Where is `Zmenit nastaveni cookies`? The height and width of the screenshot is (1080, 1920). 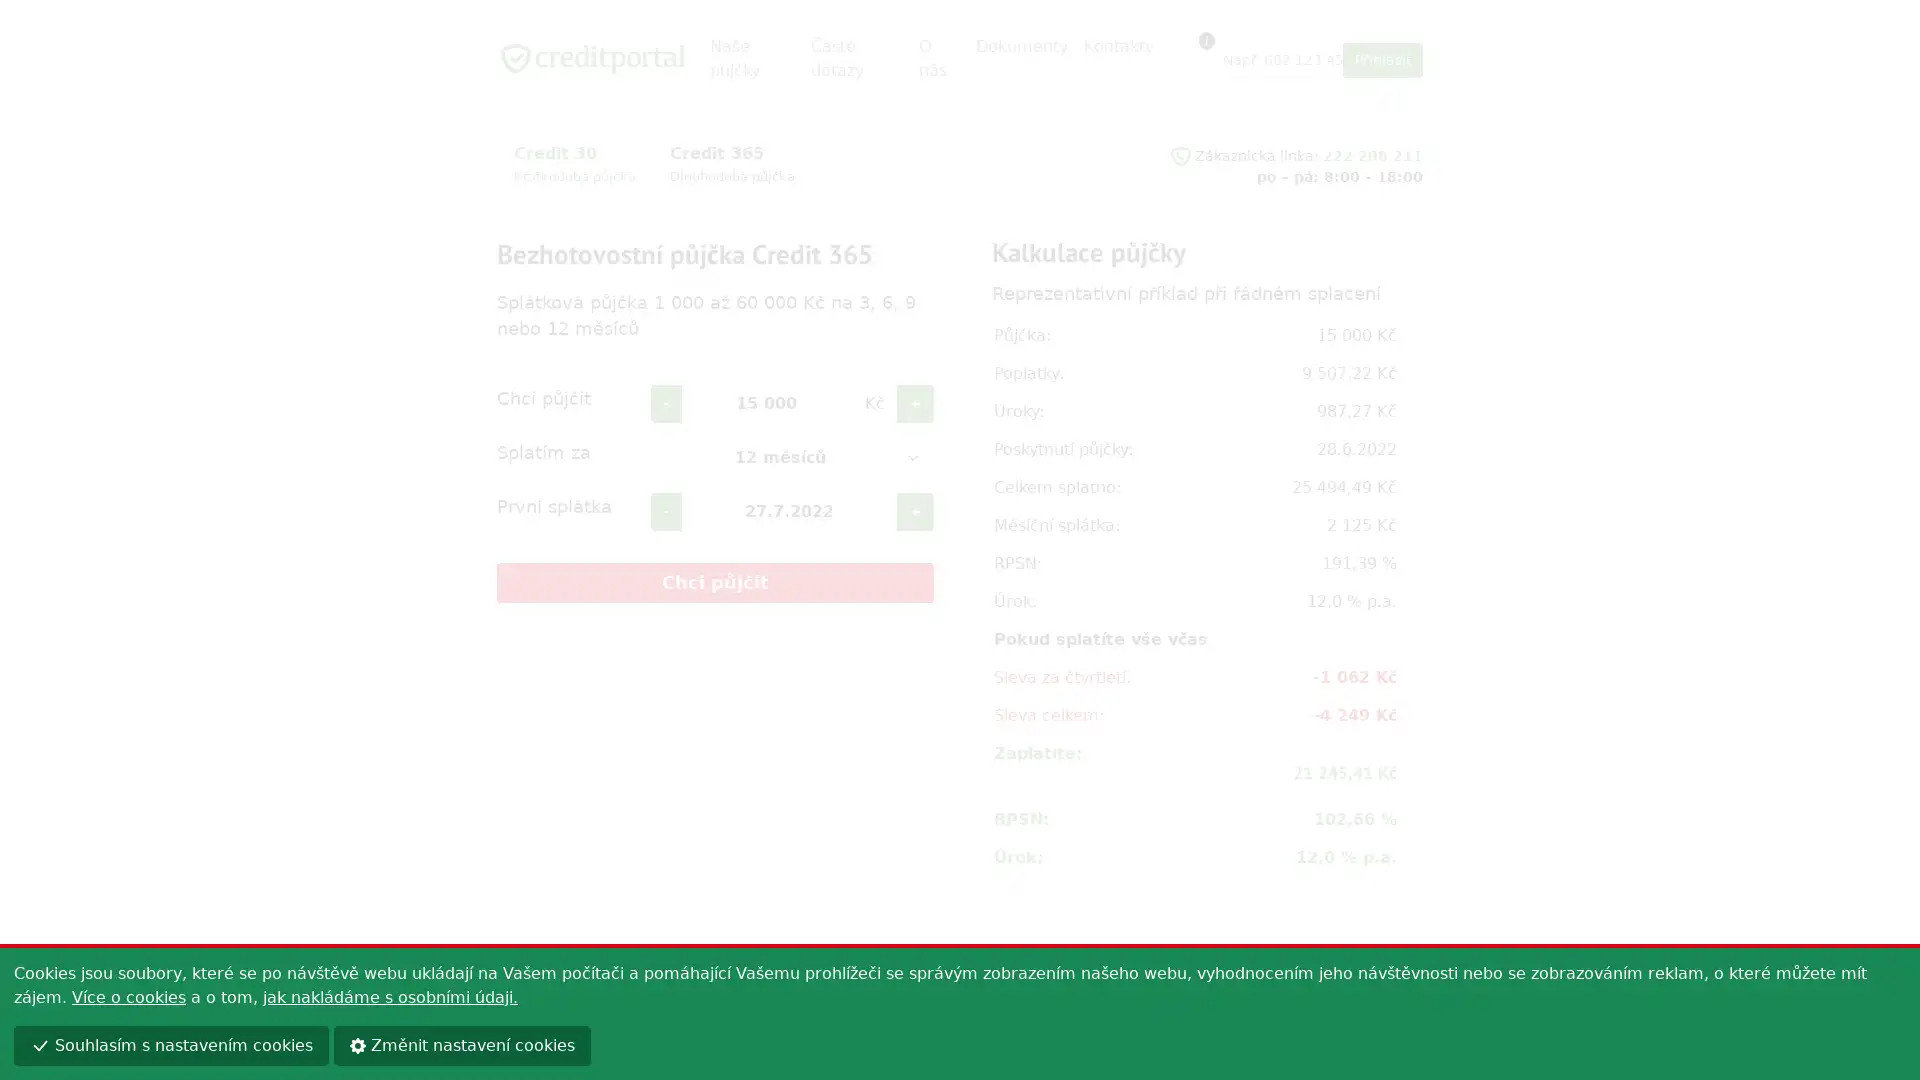
Zmenit nastaveni cookies is located at coordinates (461, 1044).